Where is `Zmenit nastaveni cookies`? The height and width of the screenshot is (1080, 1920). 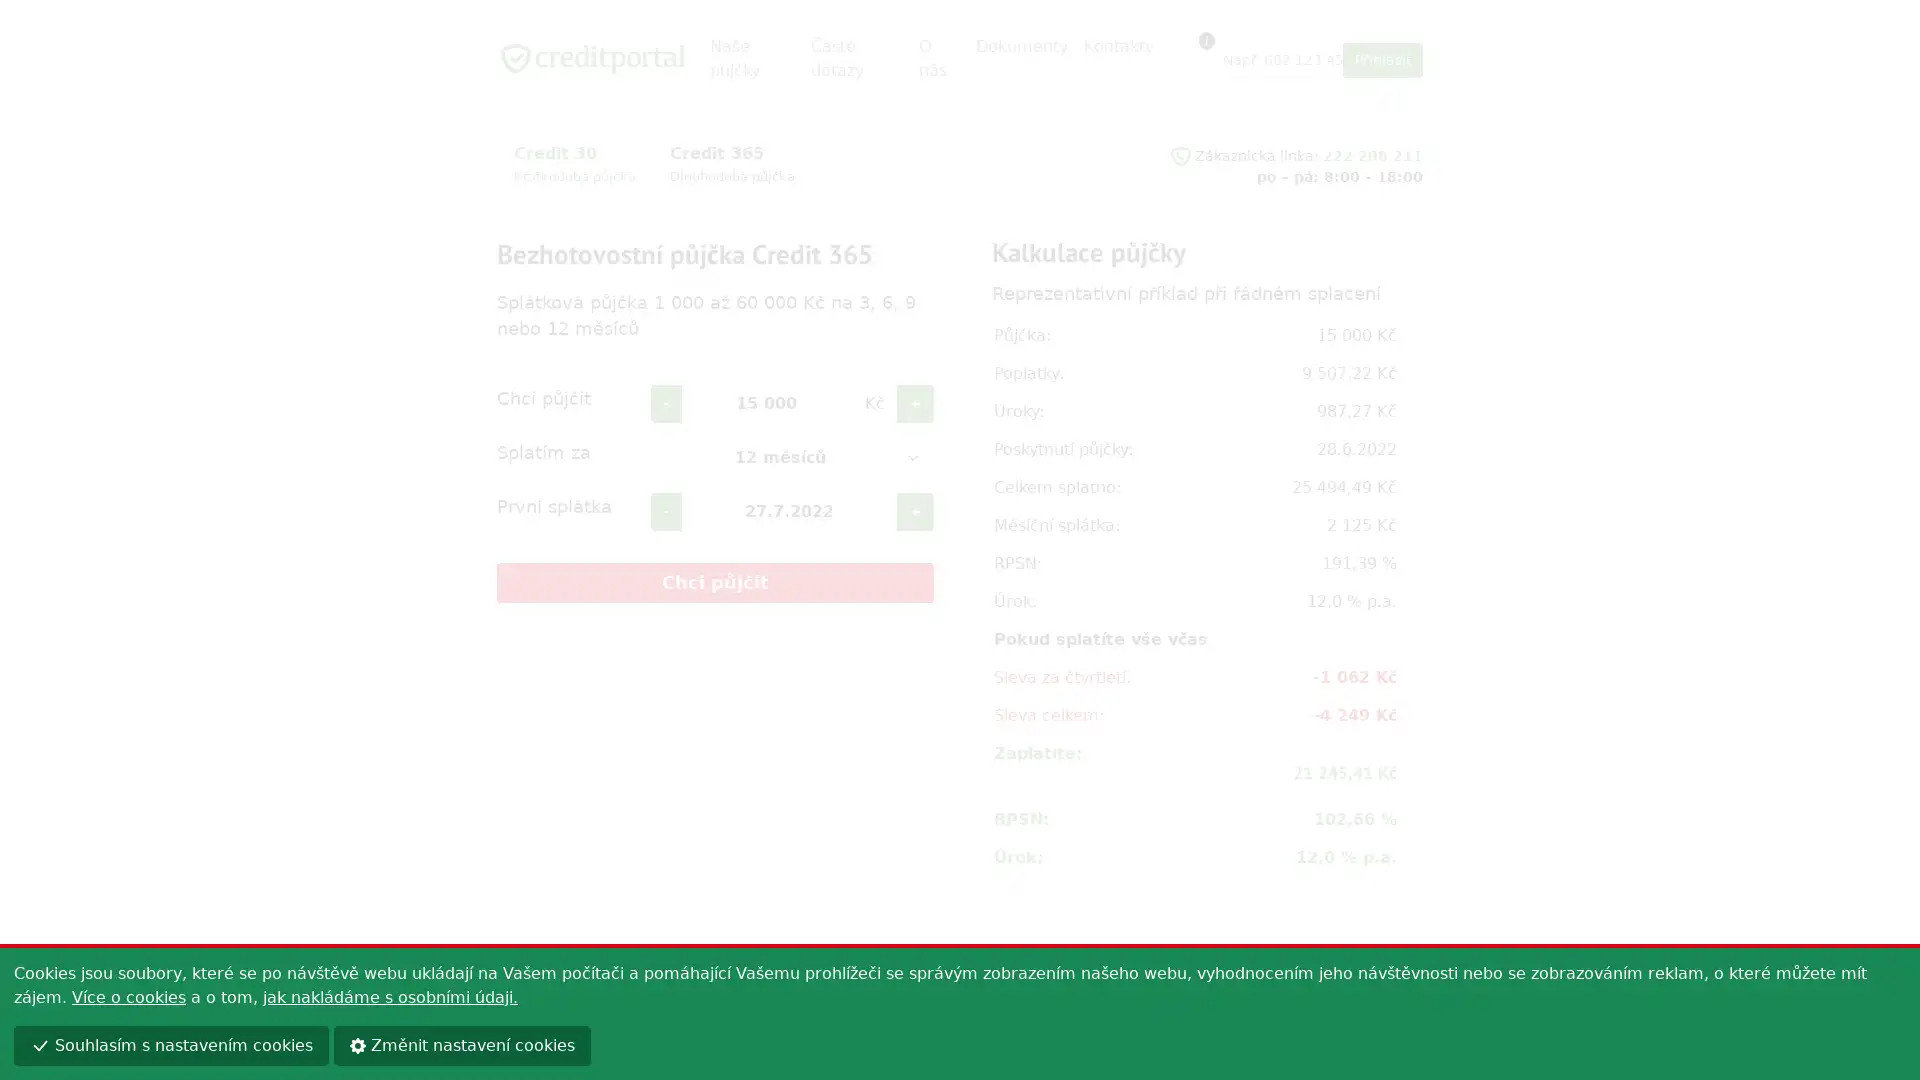
Zmenit nastaveni cookies is located at coordinates (461, 1044).